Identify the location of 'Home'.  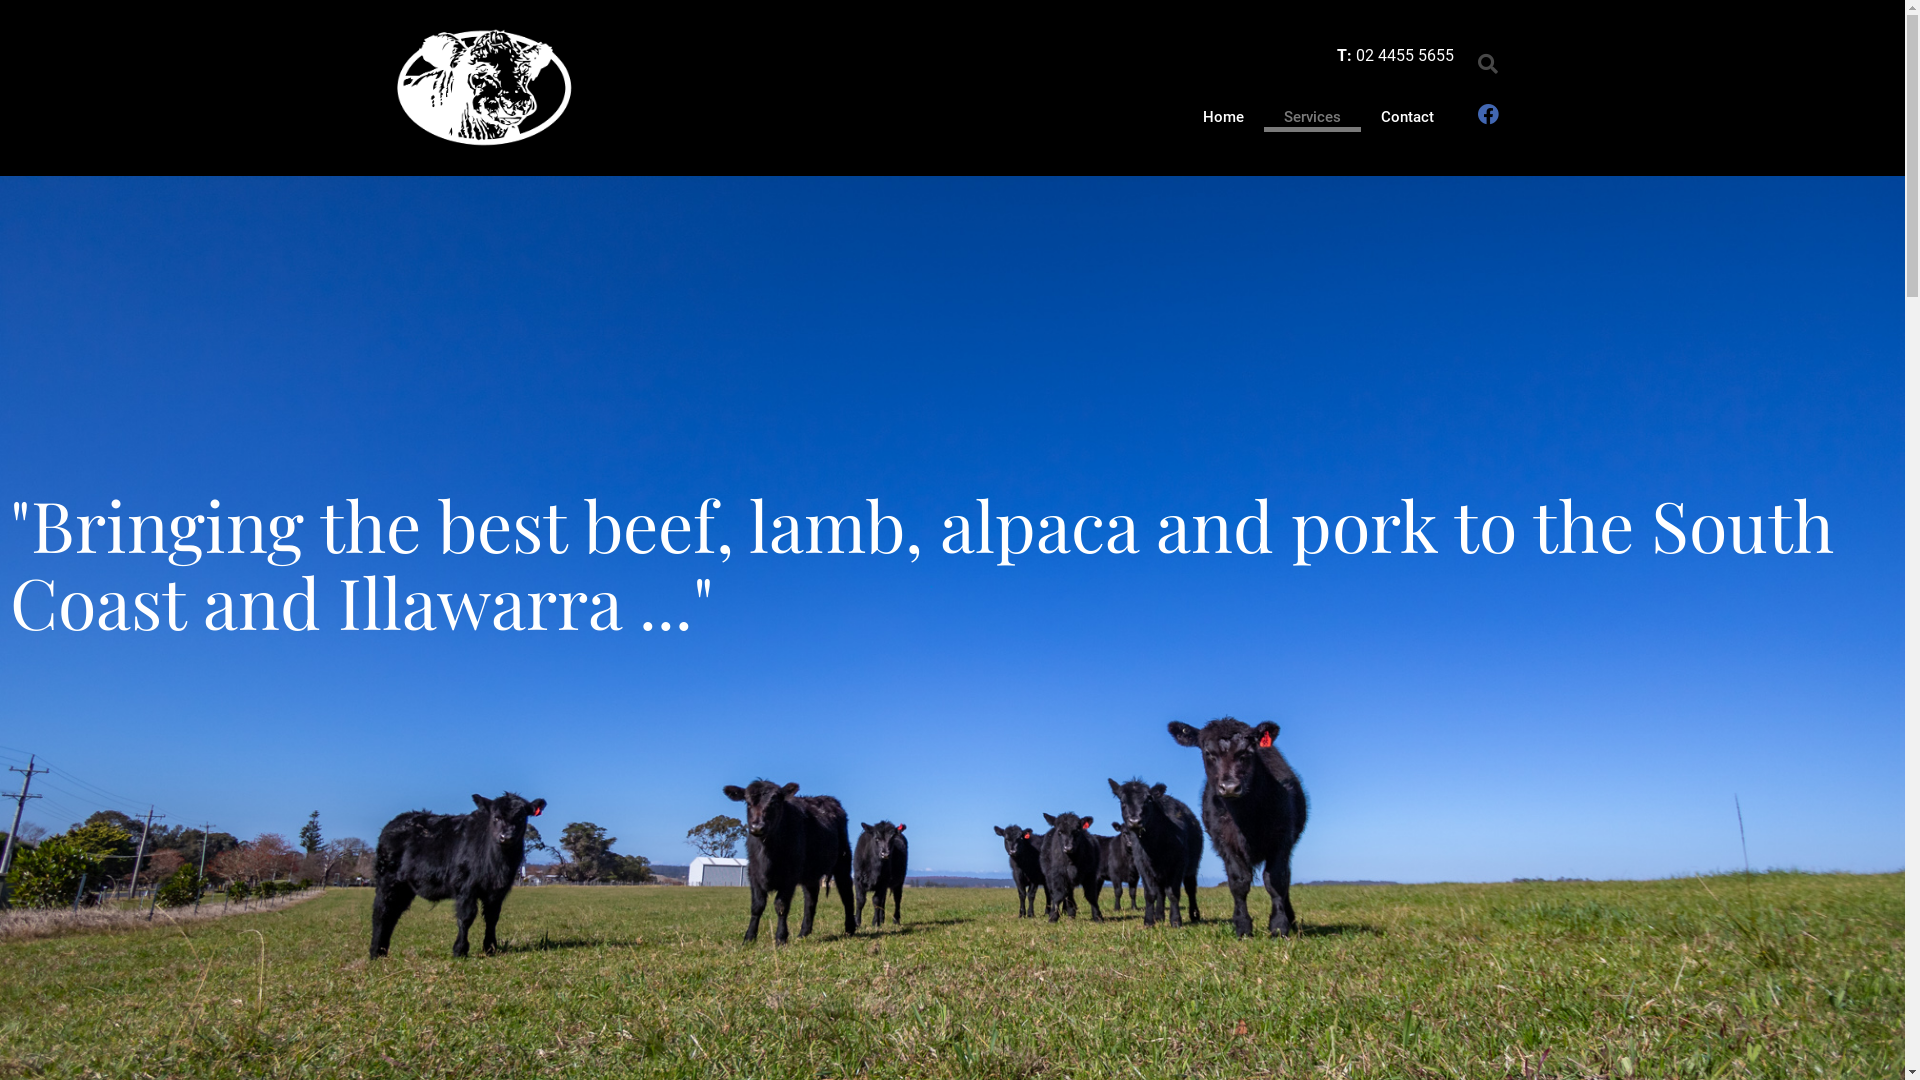
(1182, 116).